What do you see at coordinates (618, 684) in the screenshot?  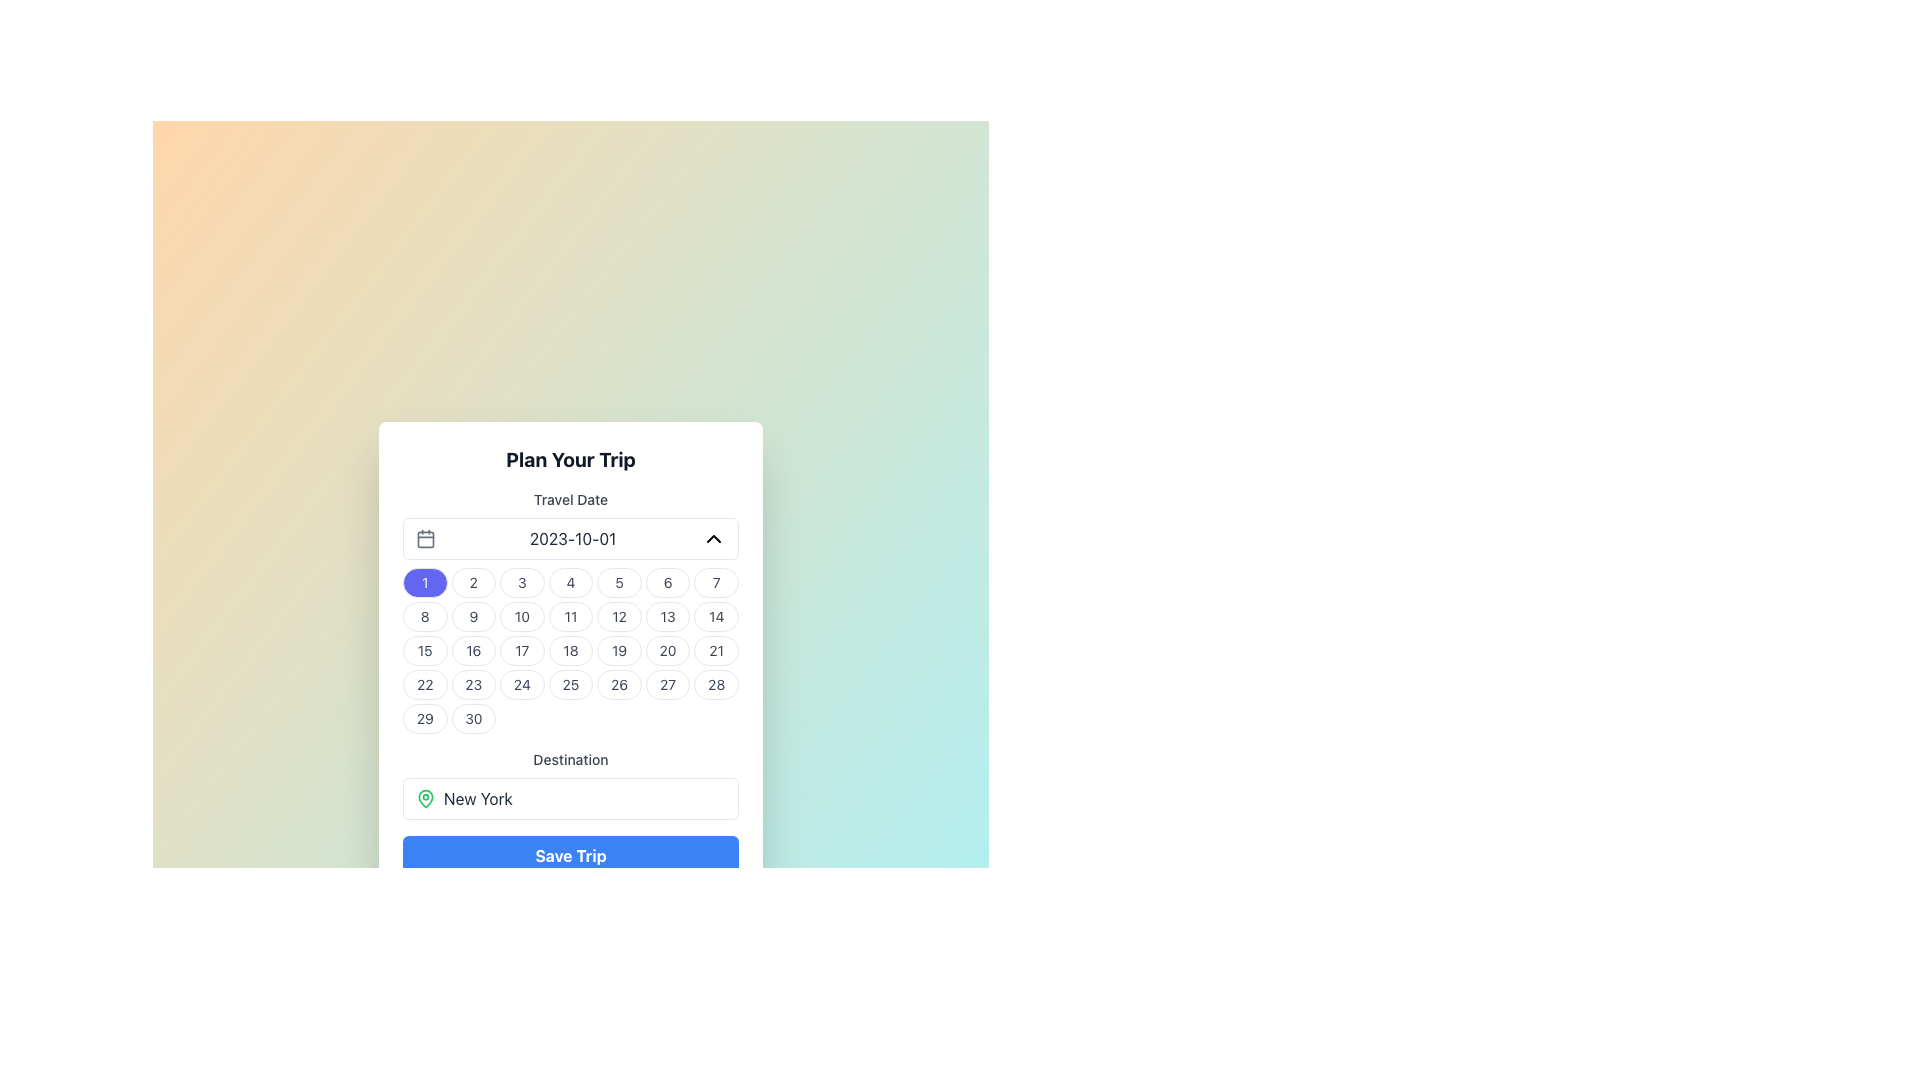 I see `the circular button with a white background and gray border containing the number '26', located in the fifth row and fifth column of the calendar grid beneath the 'Travel Date' label` at bounding box center [618, 684].